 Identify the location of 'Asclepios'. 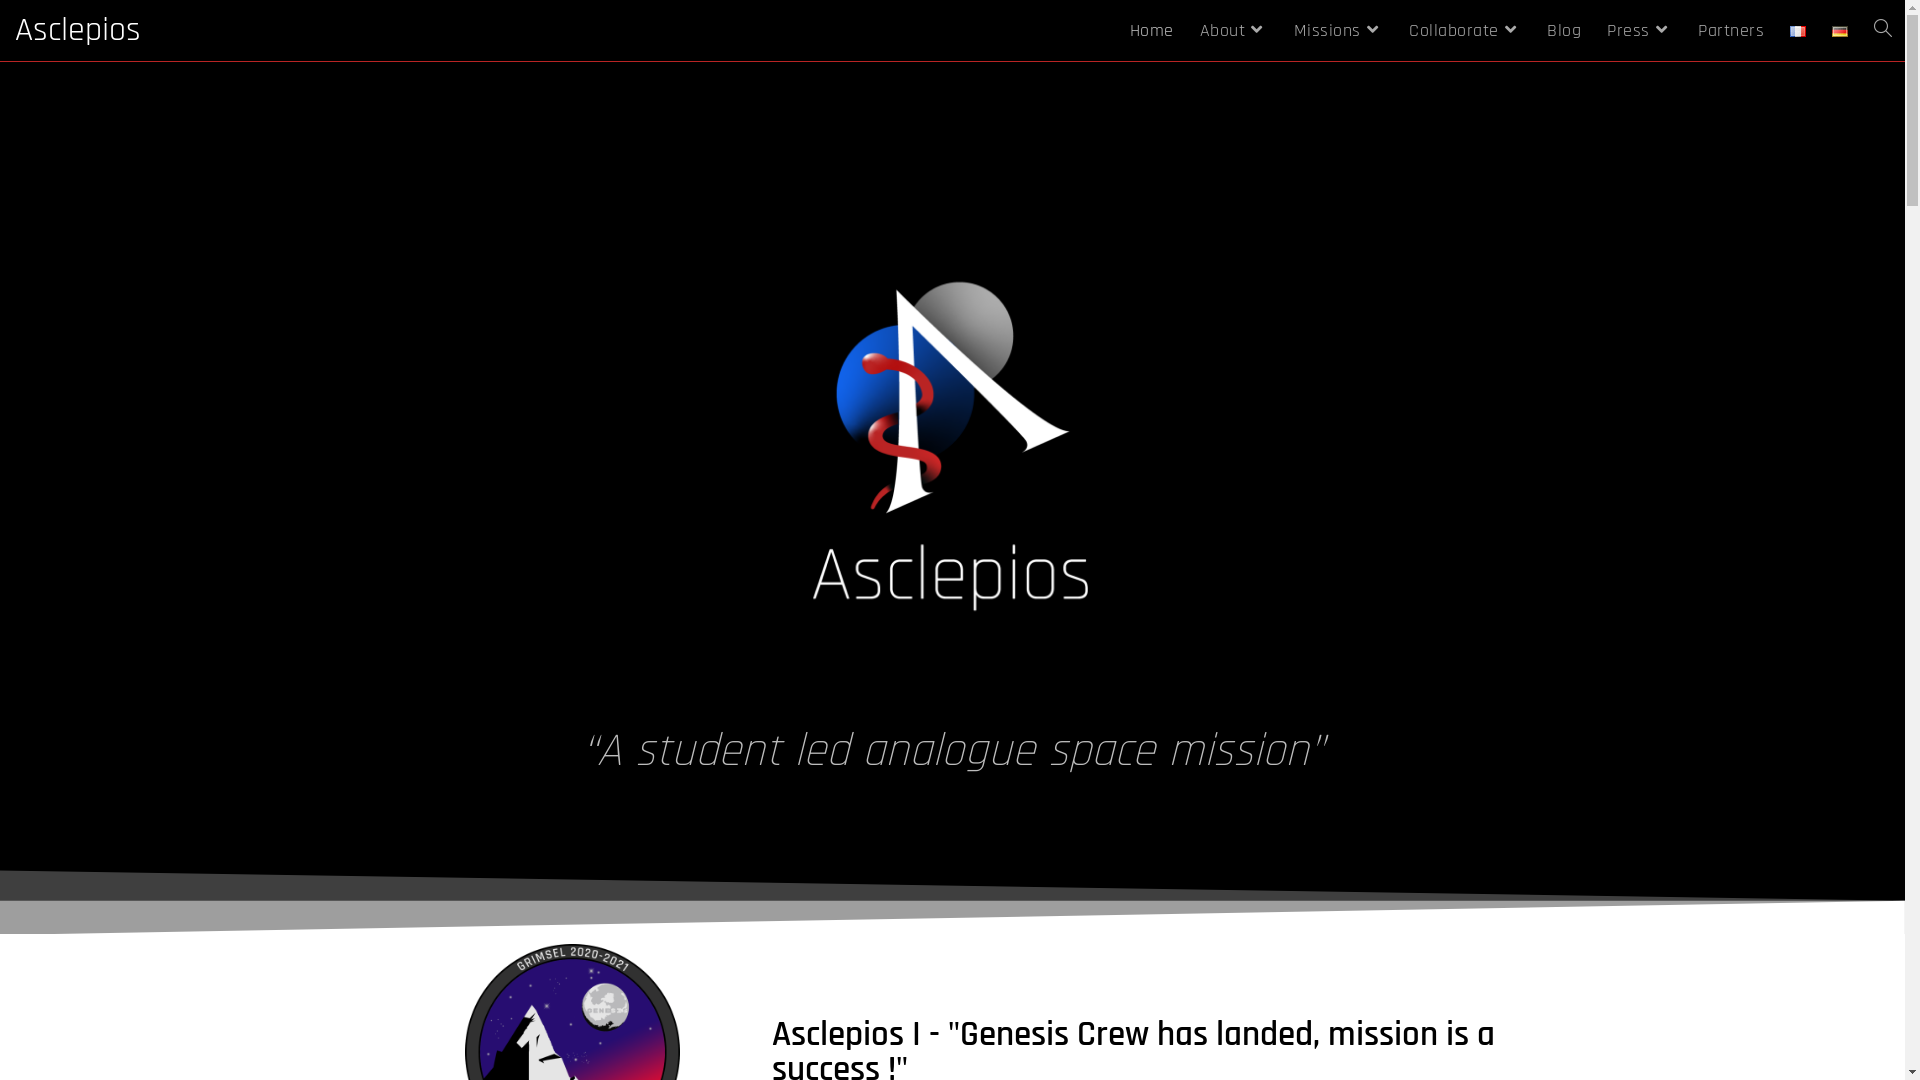
(77, 30).